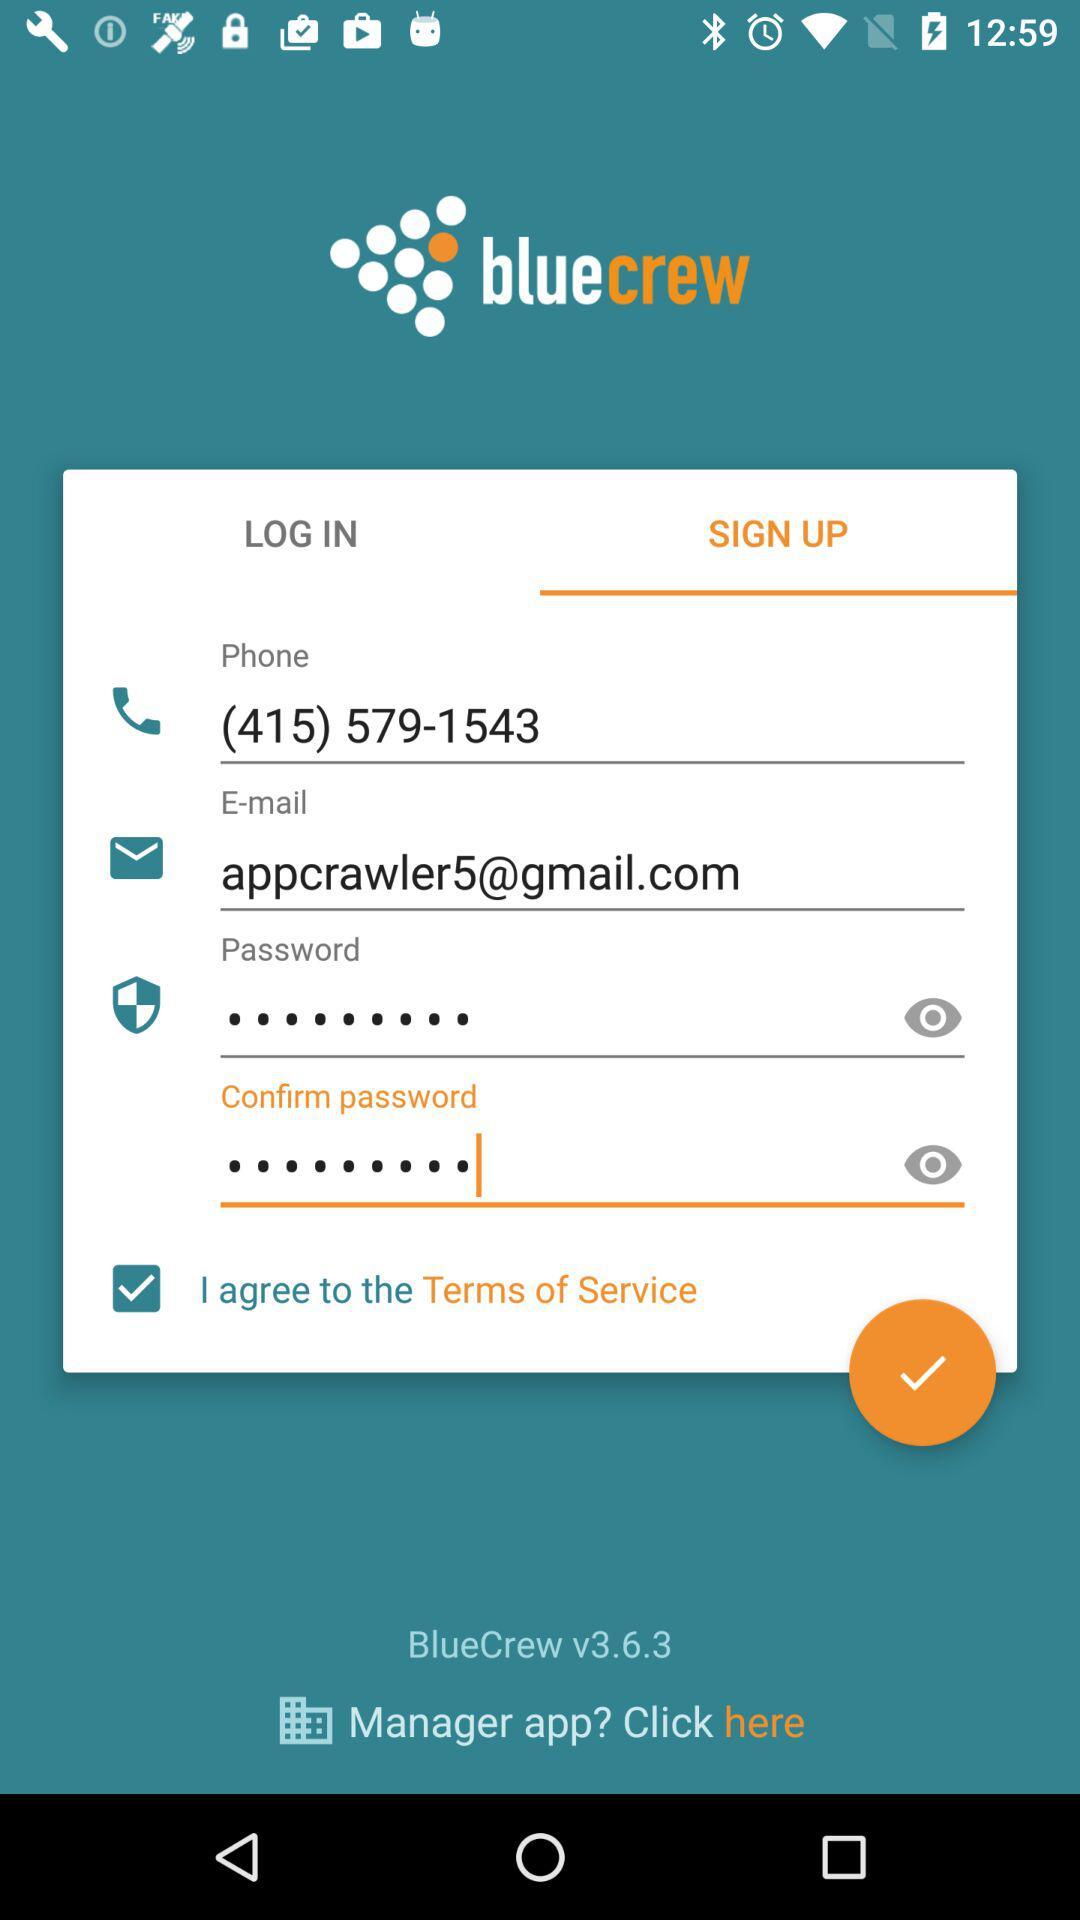 This screenshot has height=1920, width=1080. Describe the element at coordinates (135, 1288) in the screenshot. I see `the icon to the left of i agree to item` at that location.